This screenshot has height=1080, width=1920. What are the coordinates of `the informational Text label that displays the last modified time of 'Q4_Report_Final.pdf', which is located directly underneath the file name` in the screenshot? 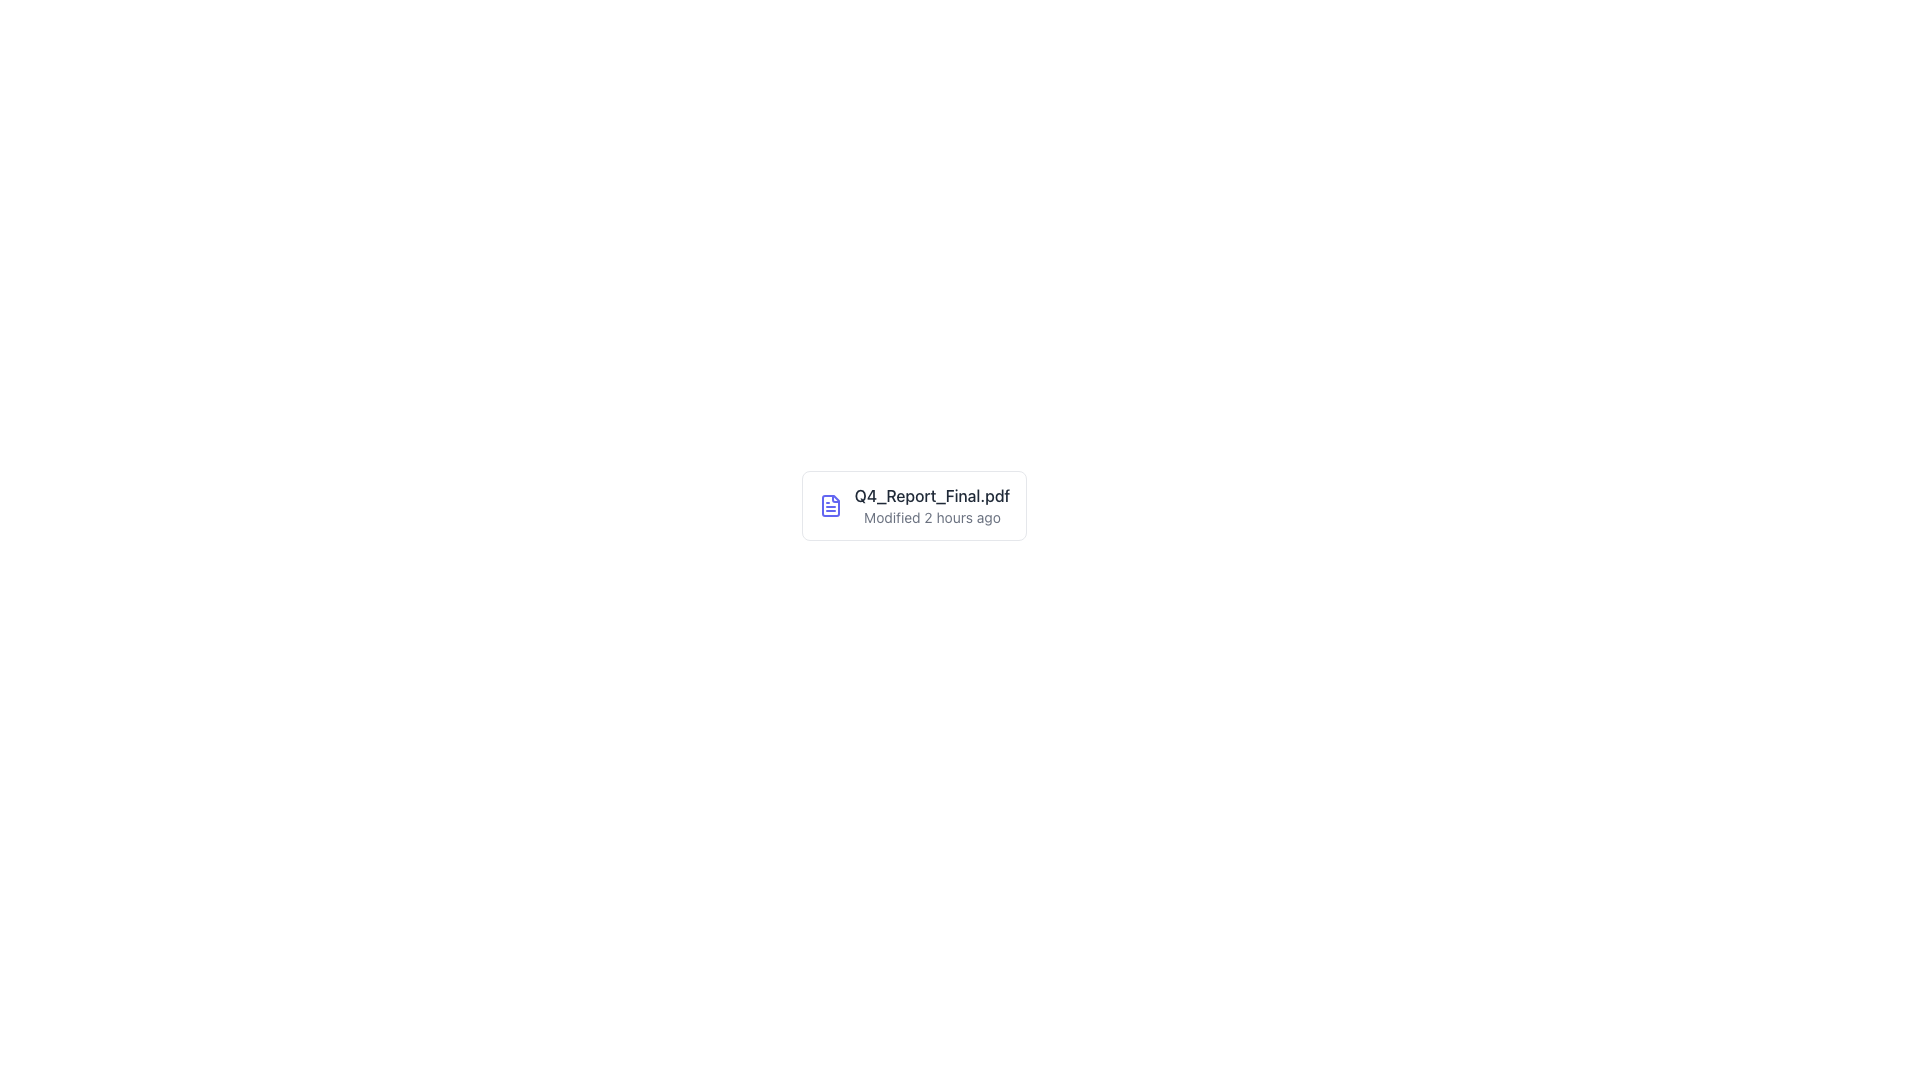 It's located at (931, 516).